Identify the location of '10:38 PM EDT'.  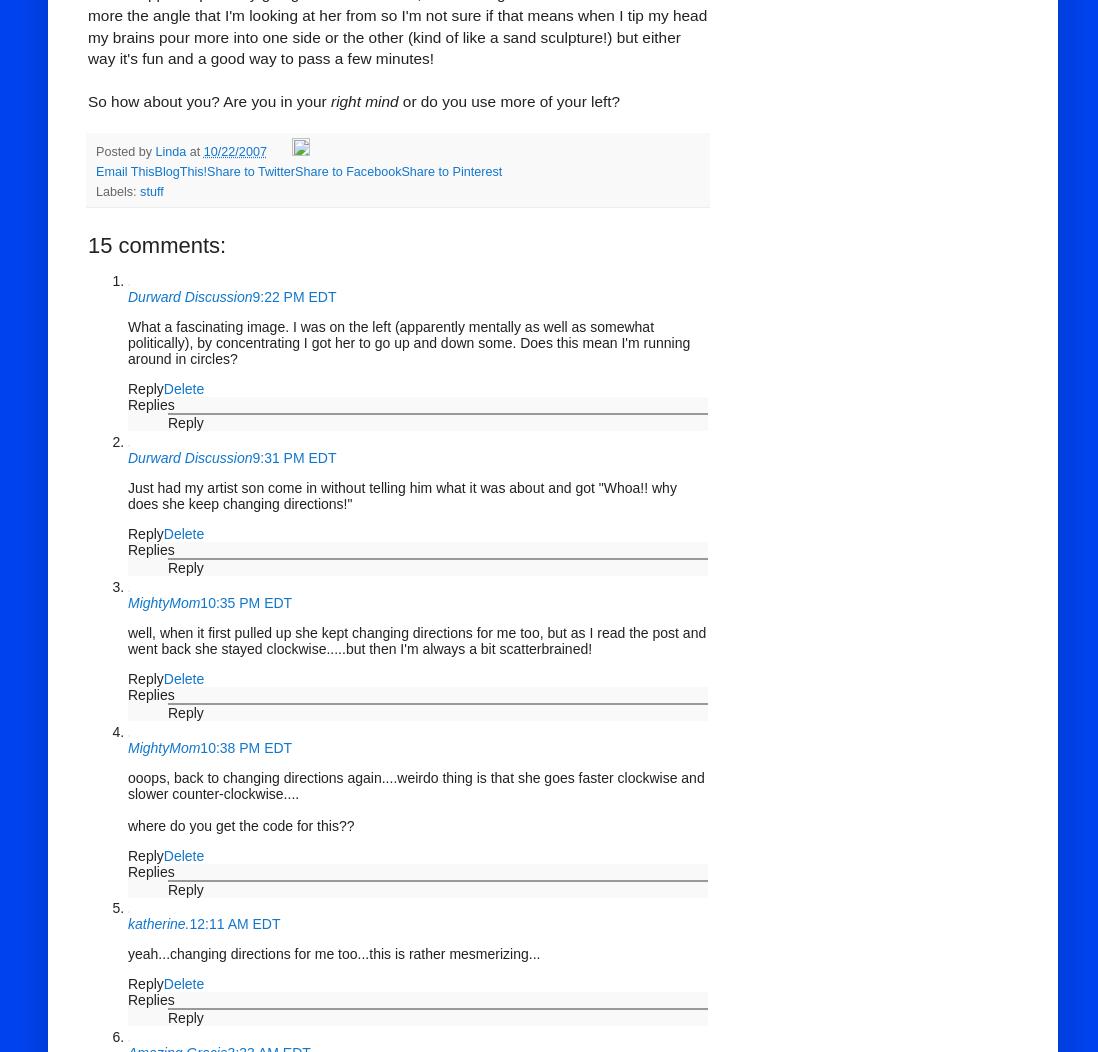
(244, 746).